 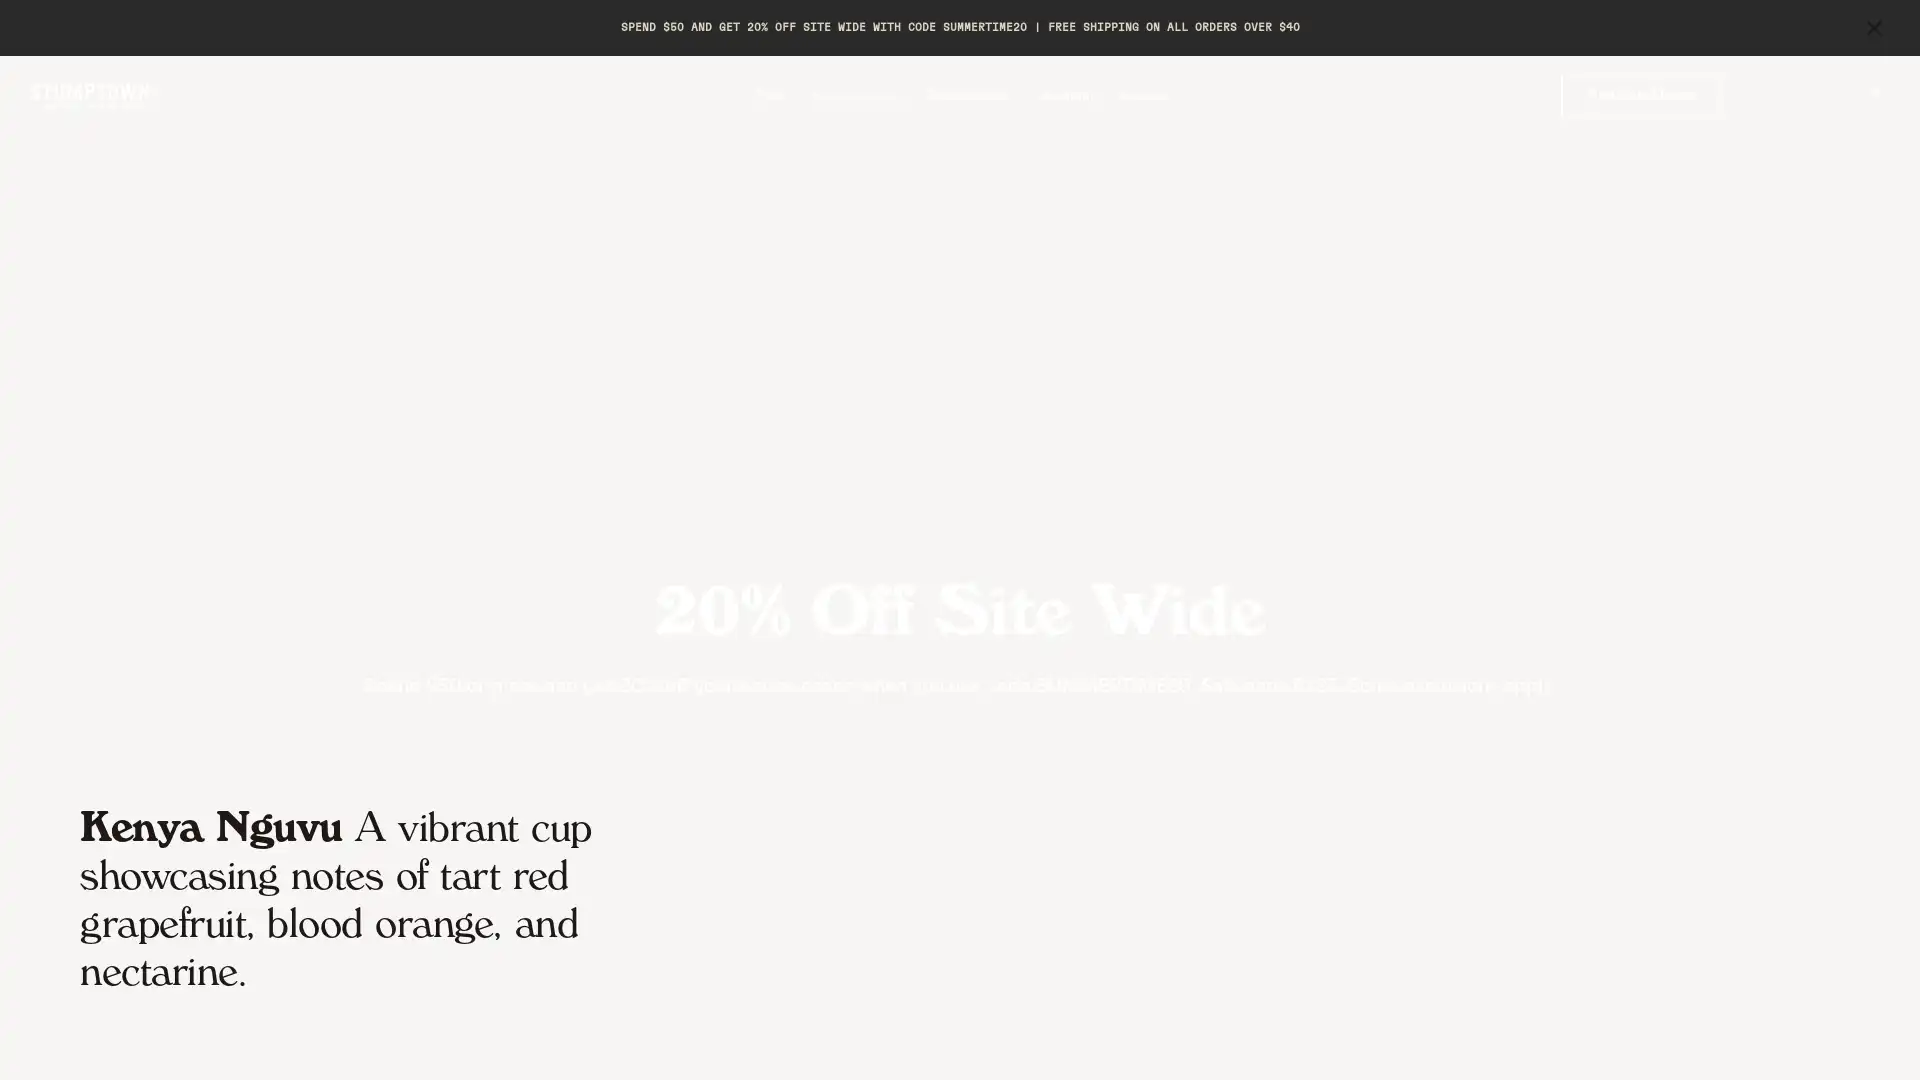 I want to click on Toggle search, so click(x=1761, y=96).